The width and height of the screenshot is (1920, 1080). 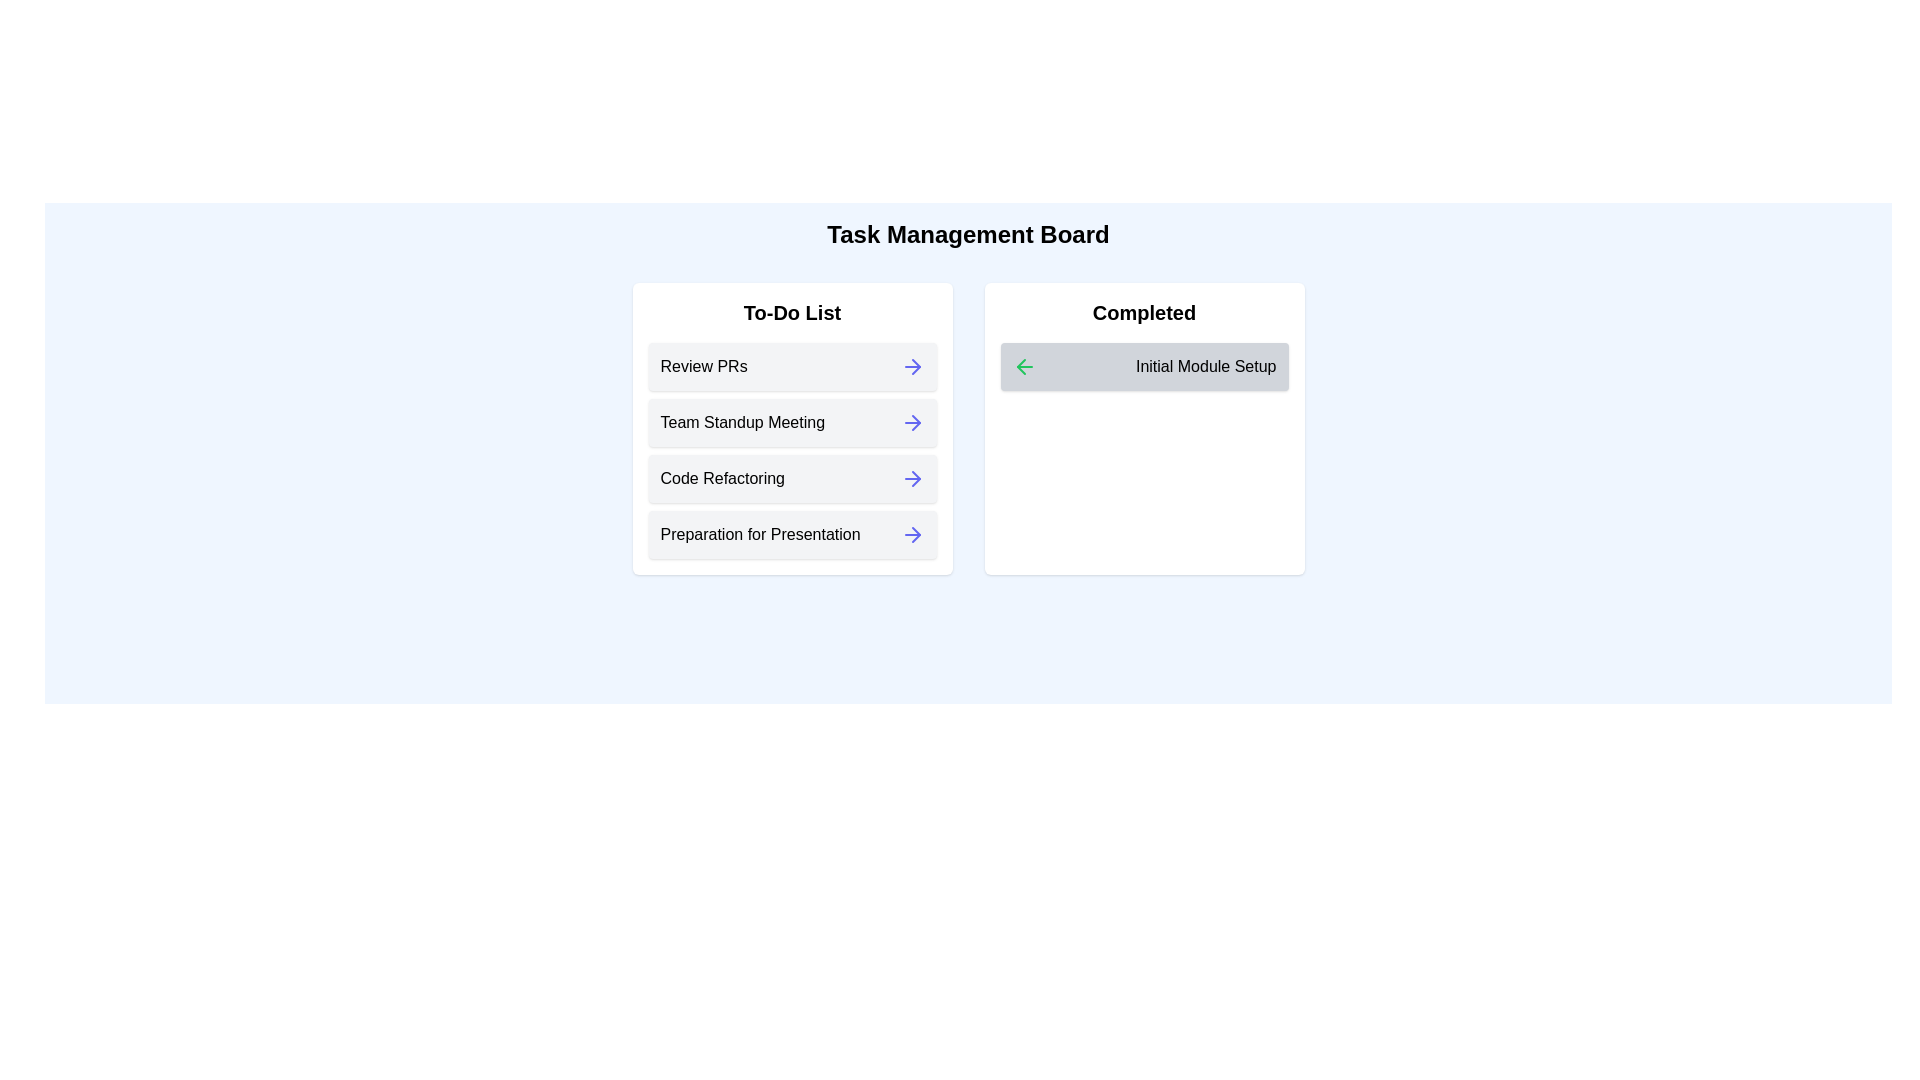 I want to click on the arrow next to the task 'Preparation for Presentation' in the 'To-Do List' to move it to the 'Completed' list, so click(x=911, y=534).